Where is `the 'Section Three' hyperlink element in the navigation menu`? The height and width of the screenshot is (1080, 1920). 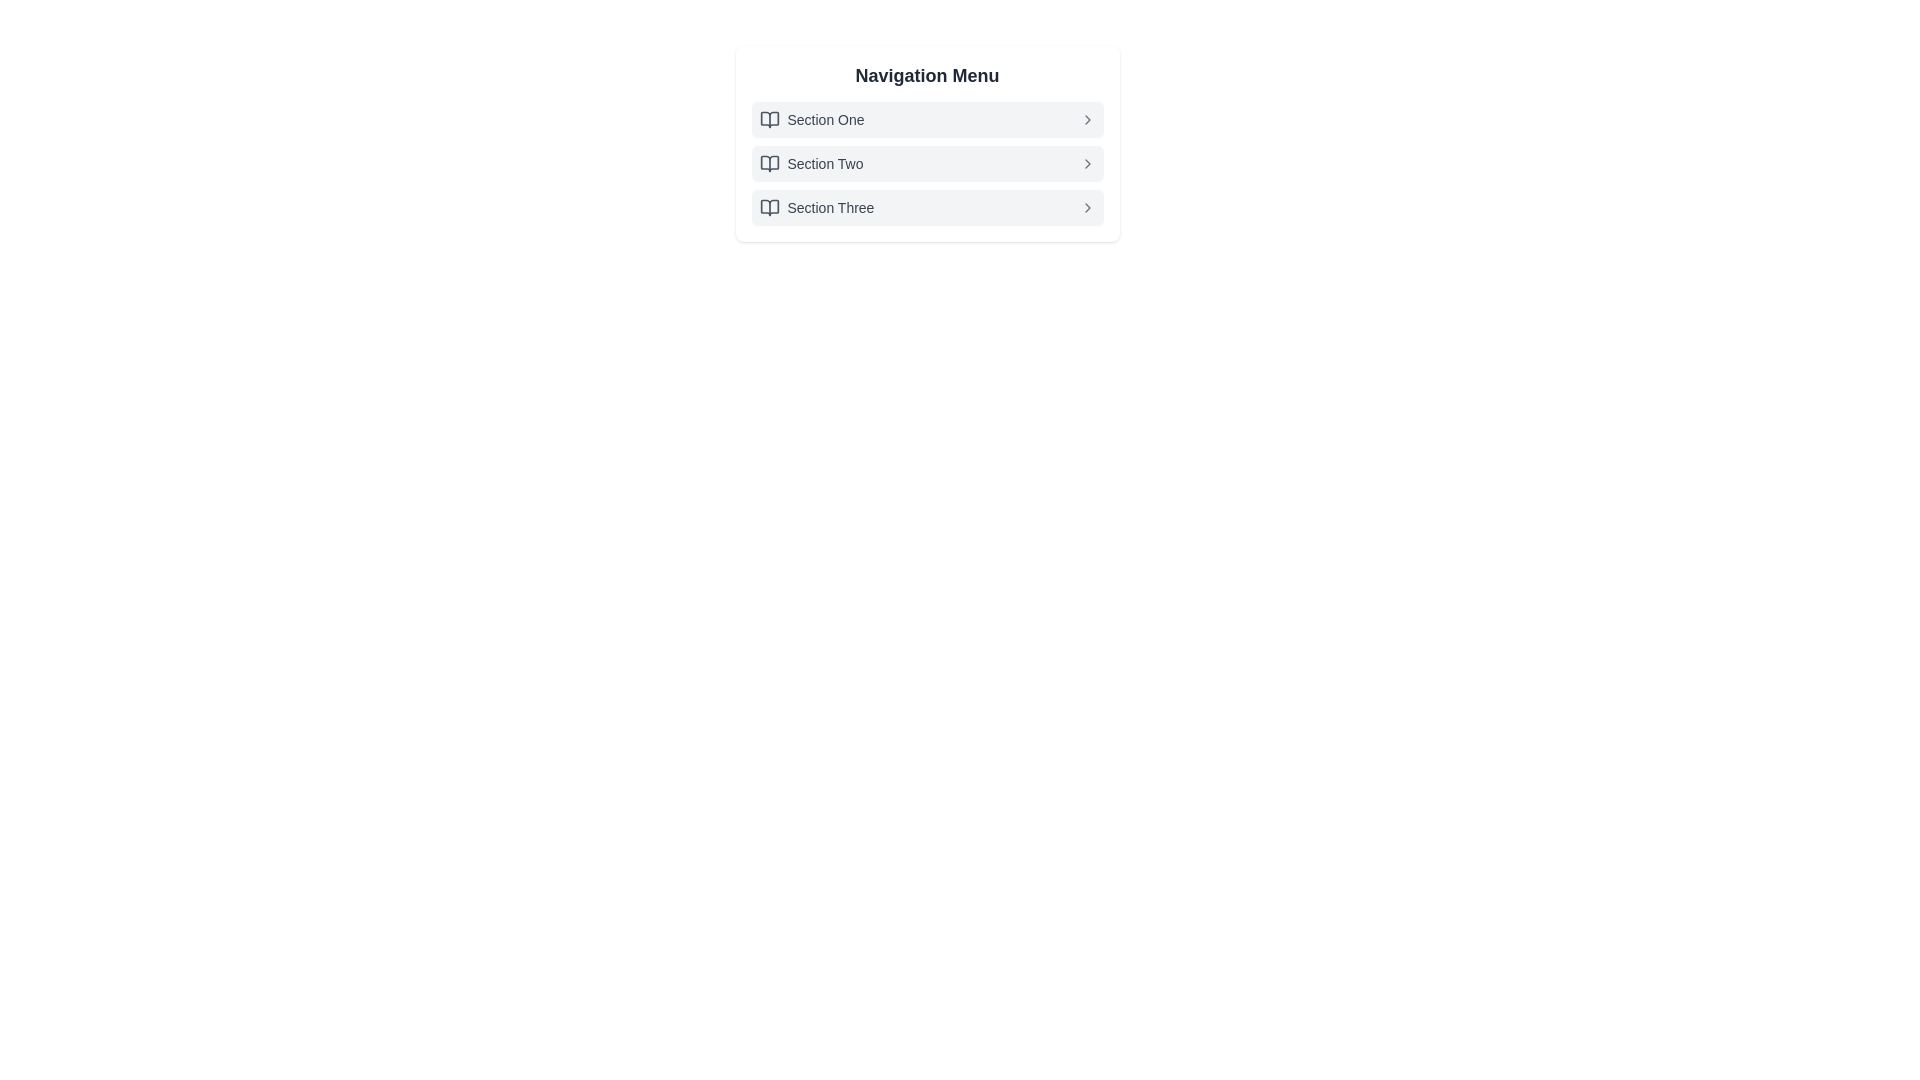
the 'Section Three' hyperlink element in the navigation menu is located at coordinates (830, 208).